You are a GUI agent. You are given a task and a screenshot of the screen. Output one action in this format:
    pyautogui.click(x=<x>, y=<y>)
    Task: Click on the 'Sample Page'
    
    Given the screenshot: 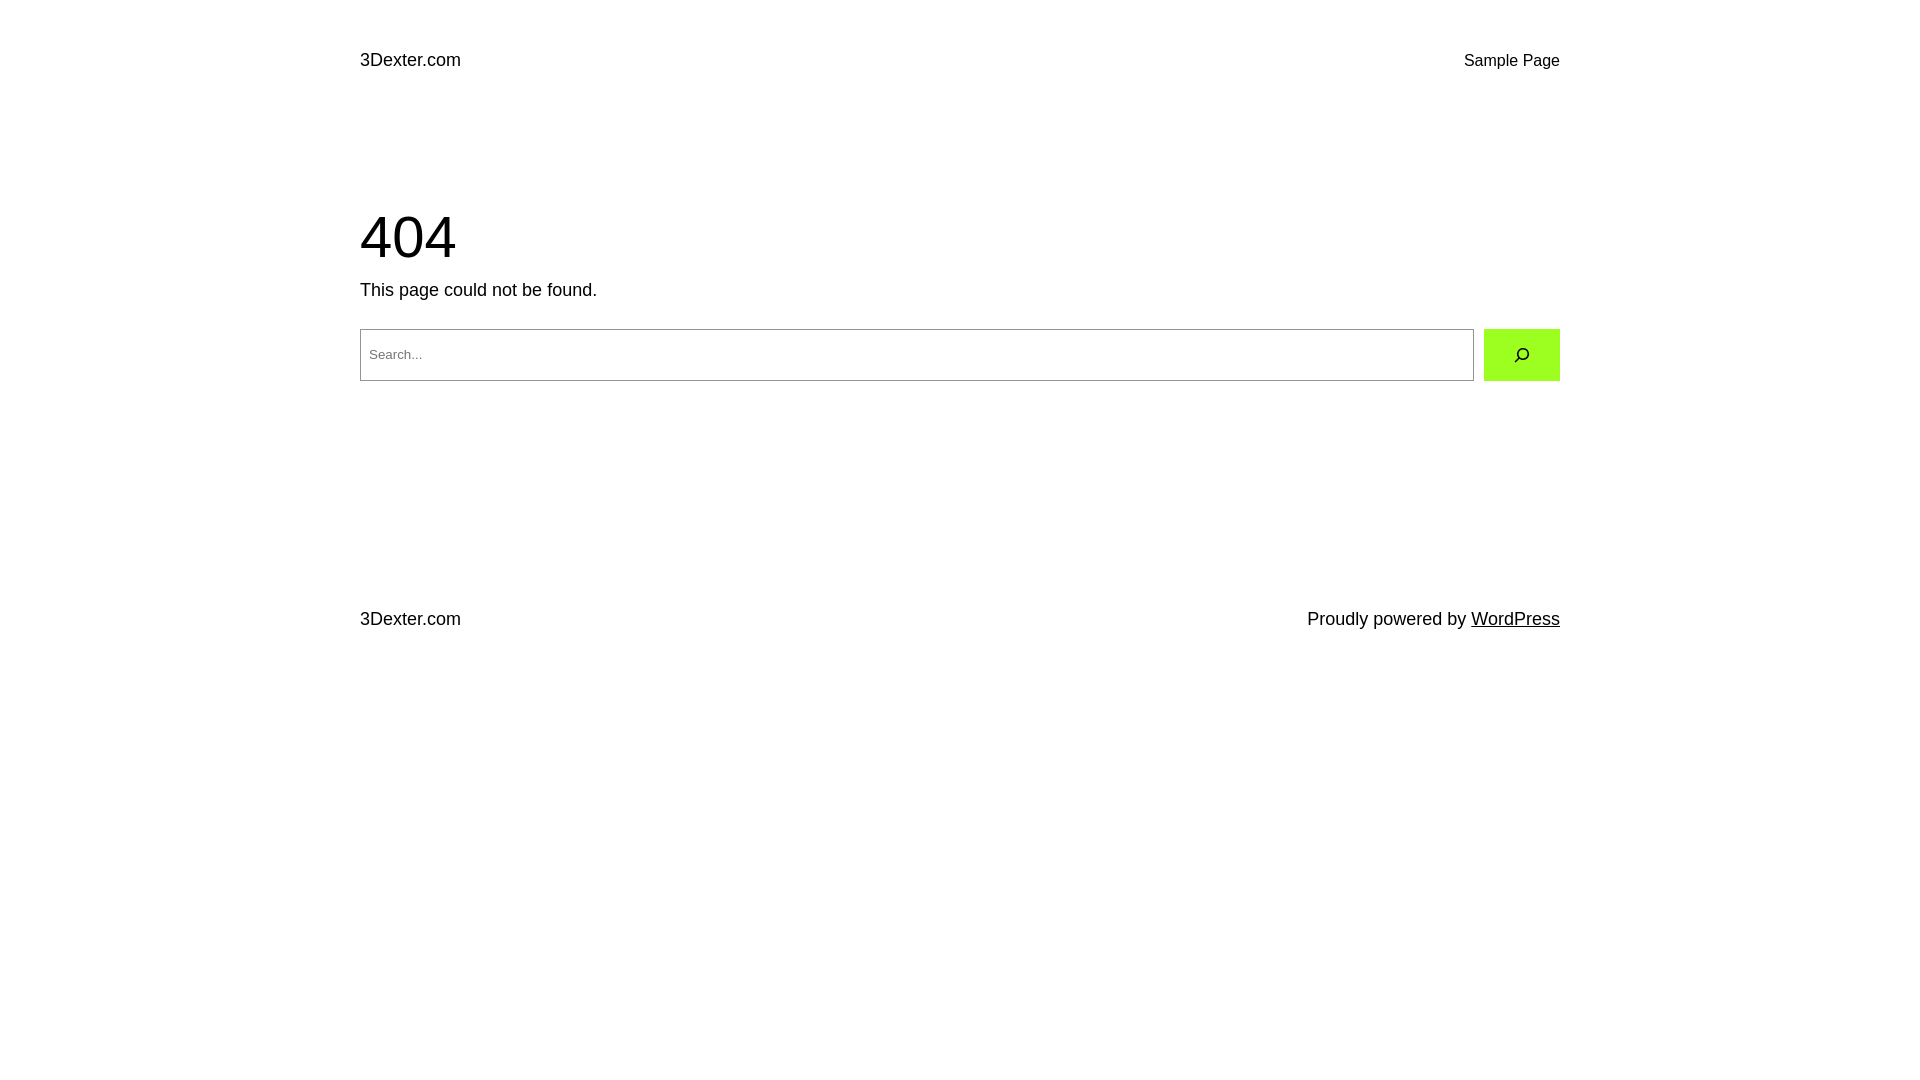 What is the action you would take?
    pyautogui.click(x=1512, y=60)
    